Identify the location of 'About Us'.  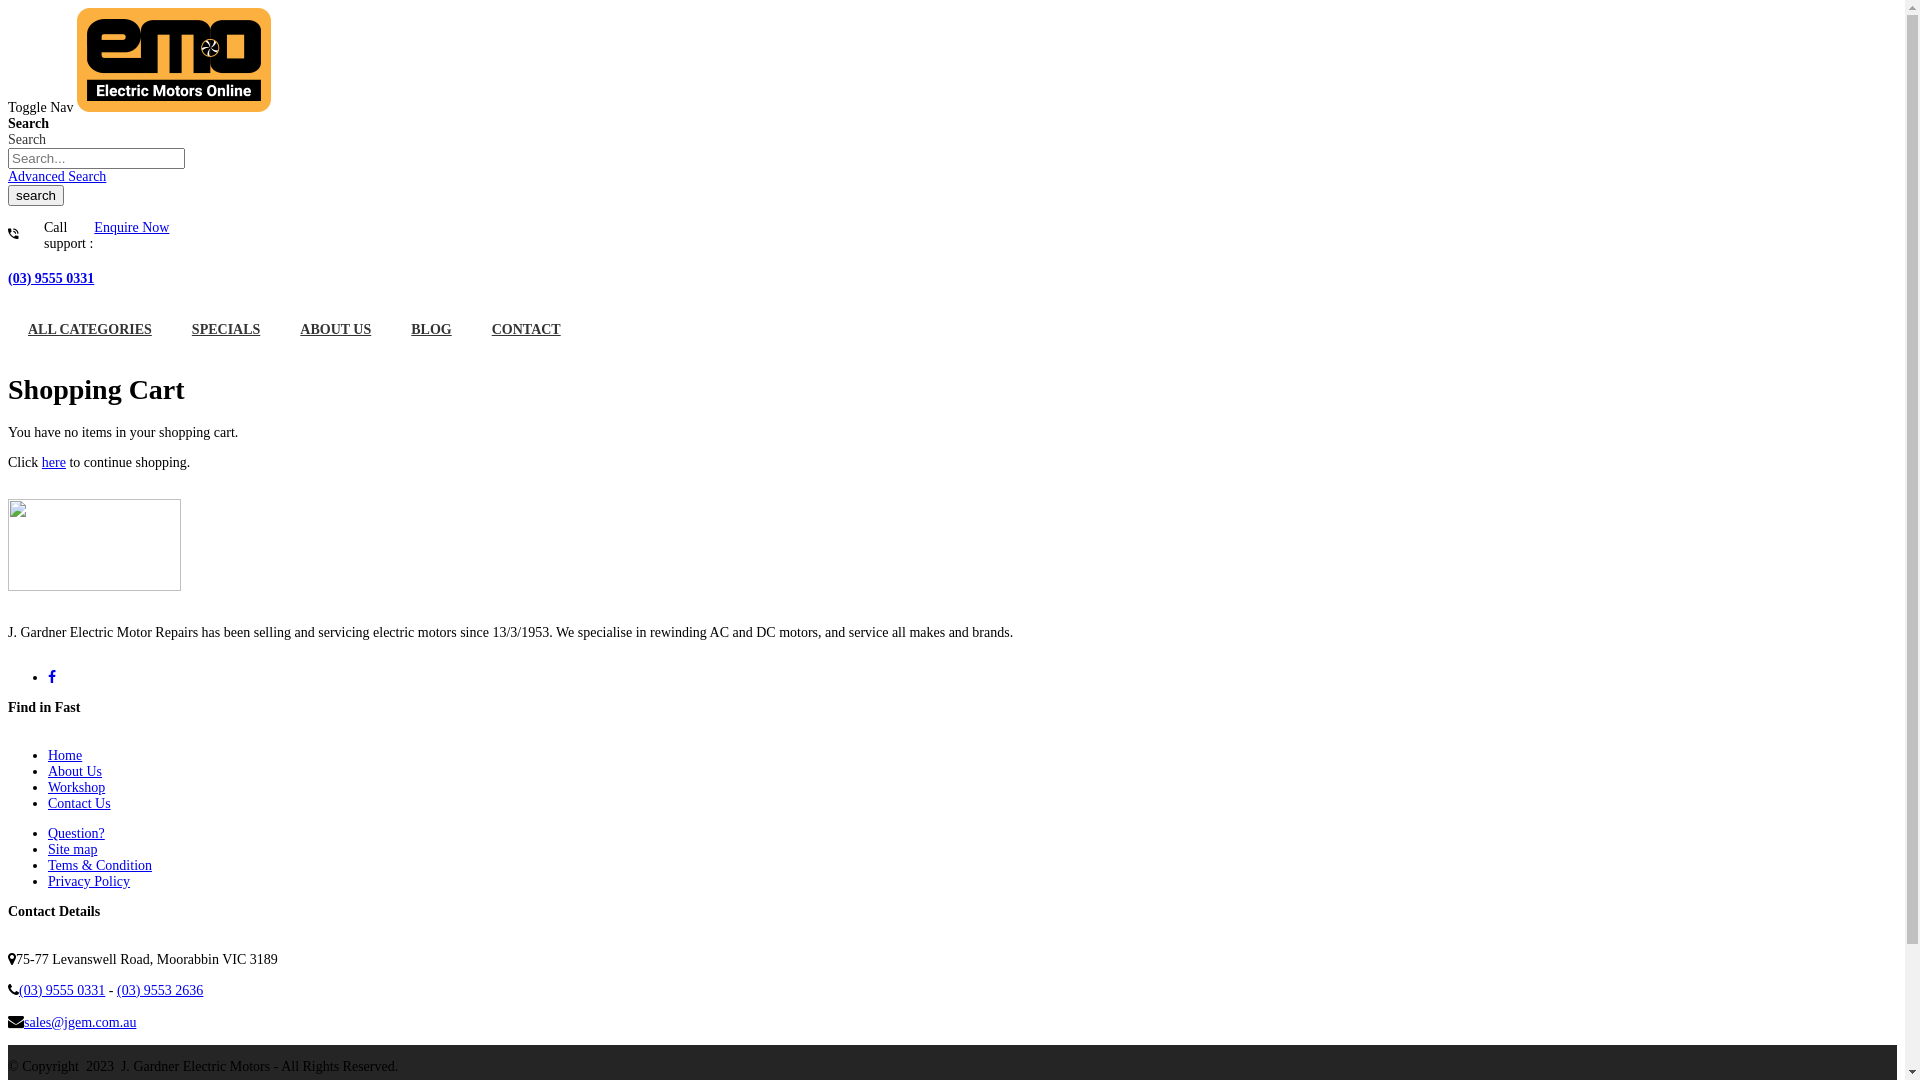
(75, 770).